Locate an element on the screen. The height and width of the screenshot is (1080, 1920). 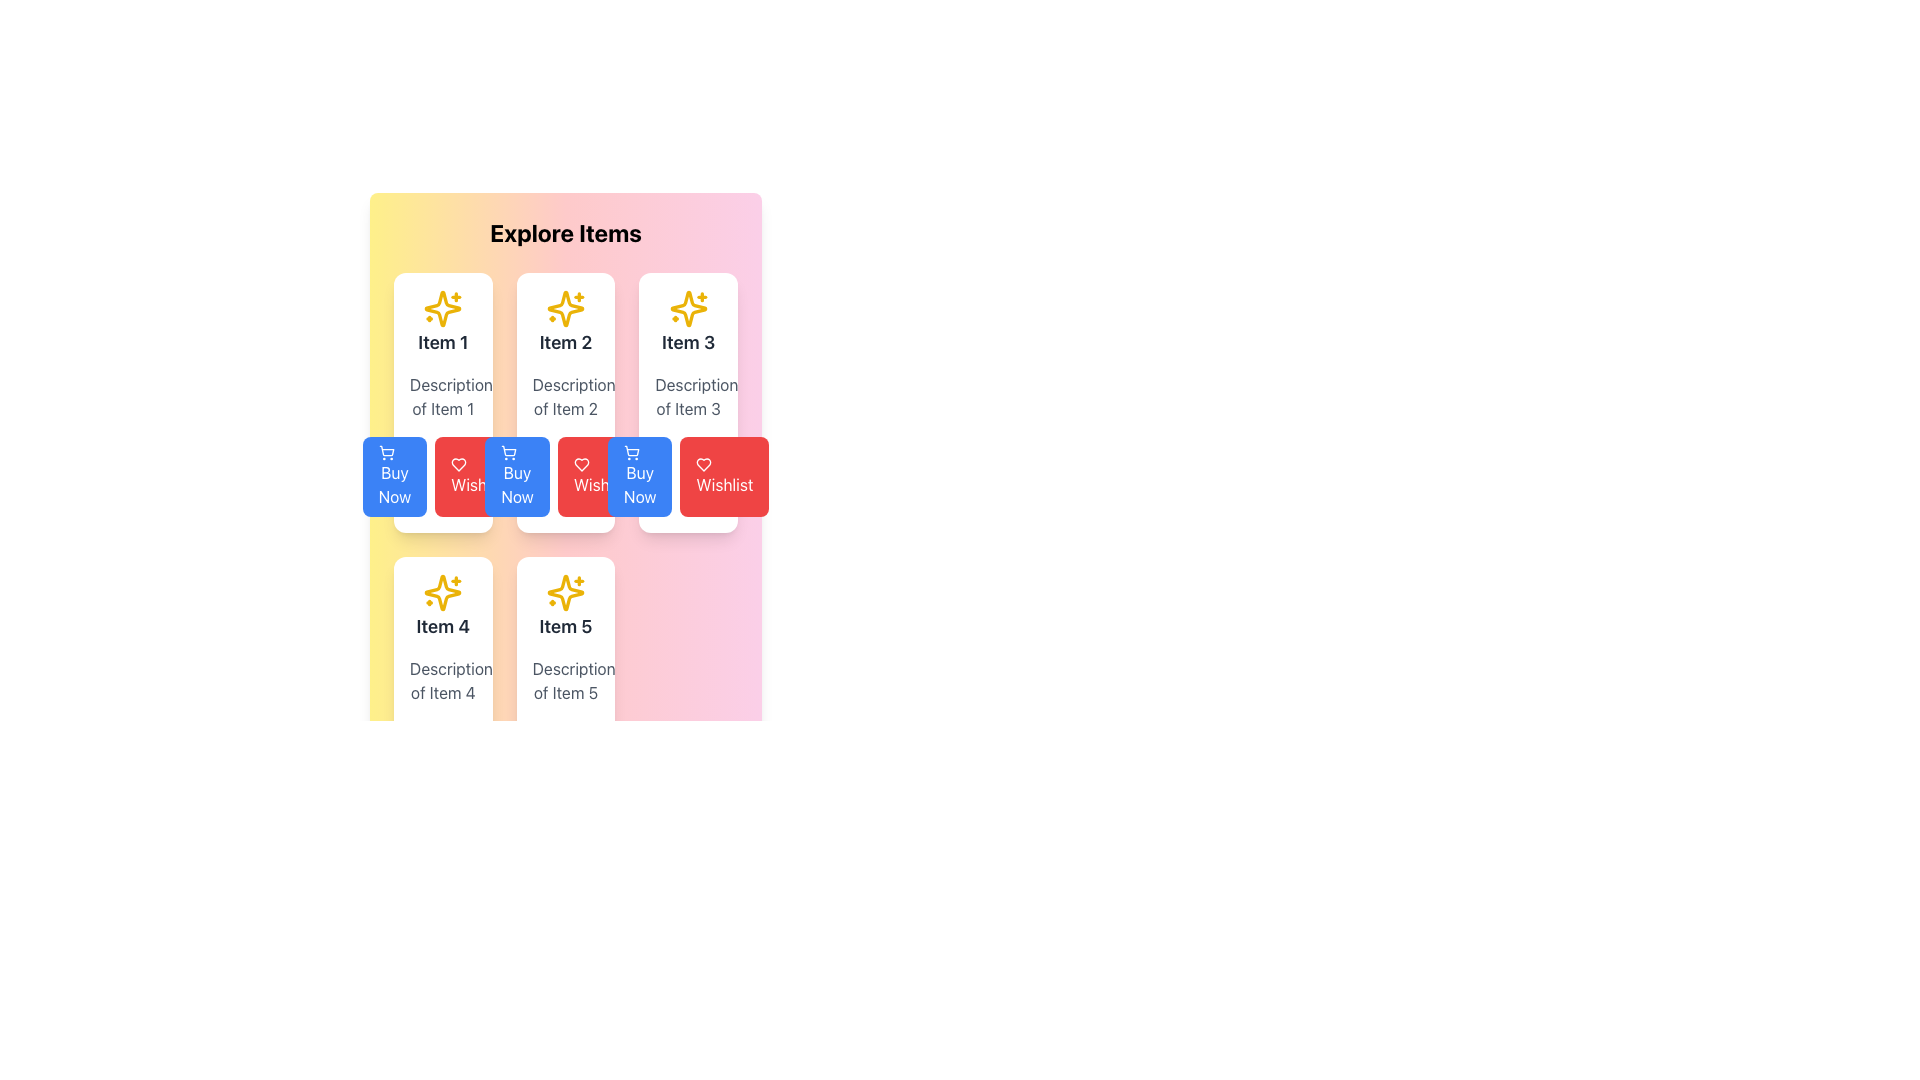
the descriptive text element explaining 'Item 3', located below the title and above the action buttons in the third card of the 'Explore Items' section is located at coordinates (688, 397).